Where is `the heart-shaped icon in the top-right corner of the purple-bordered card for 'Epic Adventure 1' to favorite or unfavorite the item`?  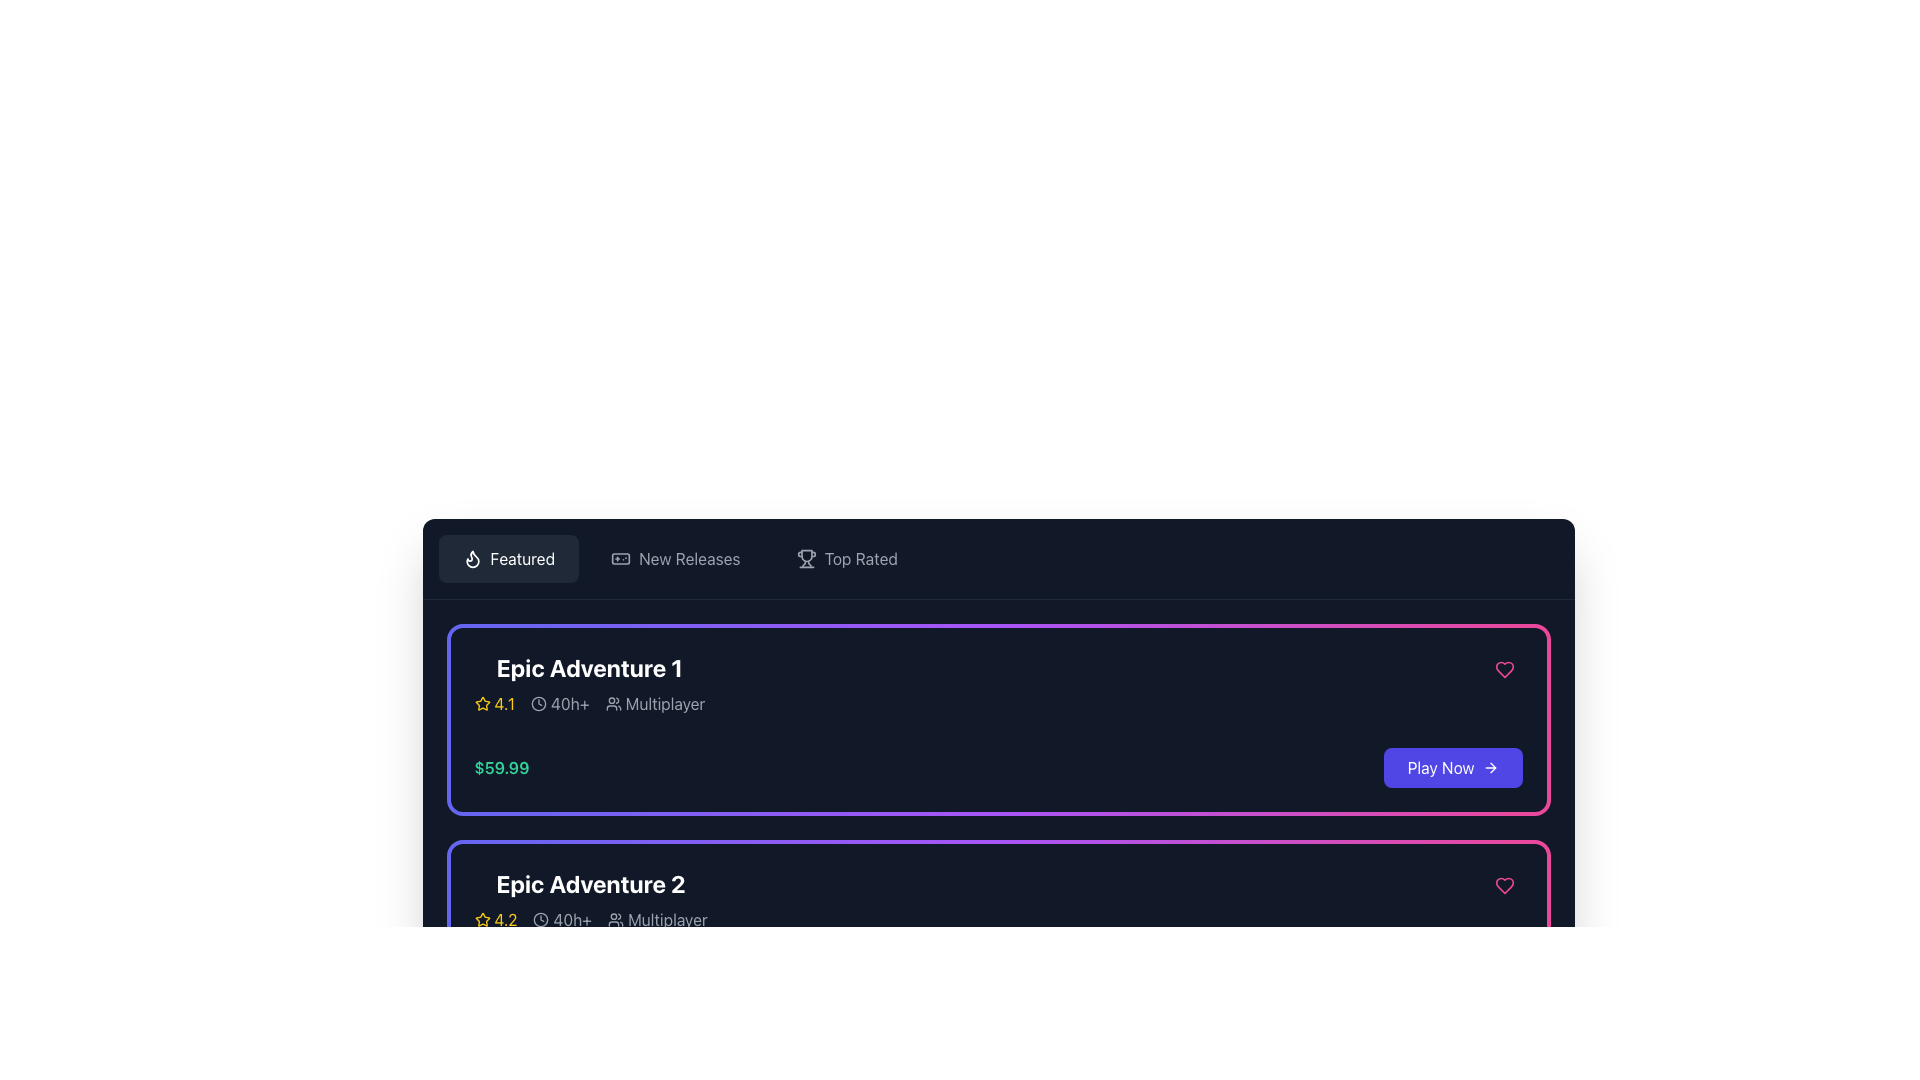 the heart-shaped icon in the top-right corner of the purple-bordered card for 'Epic Adventure 1' to favorite or unfavorite the item is located at coordinates (1504, 670).